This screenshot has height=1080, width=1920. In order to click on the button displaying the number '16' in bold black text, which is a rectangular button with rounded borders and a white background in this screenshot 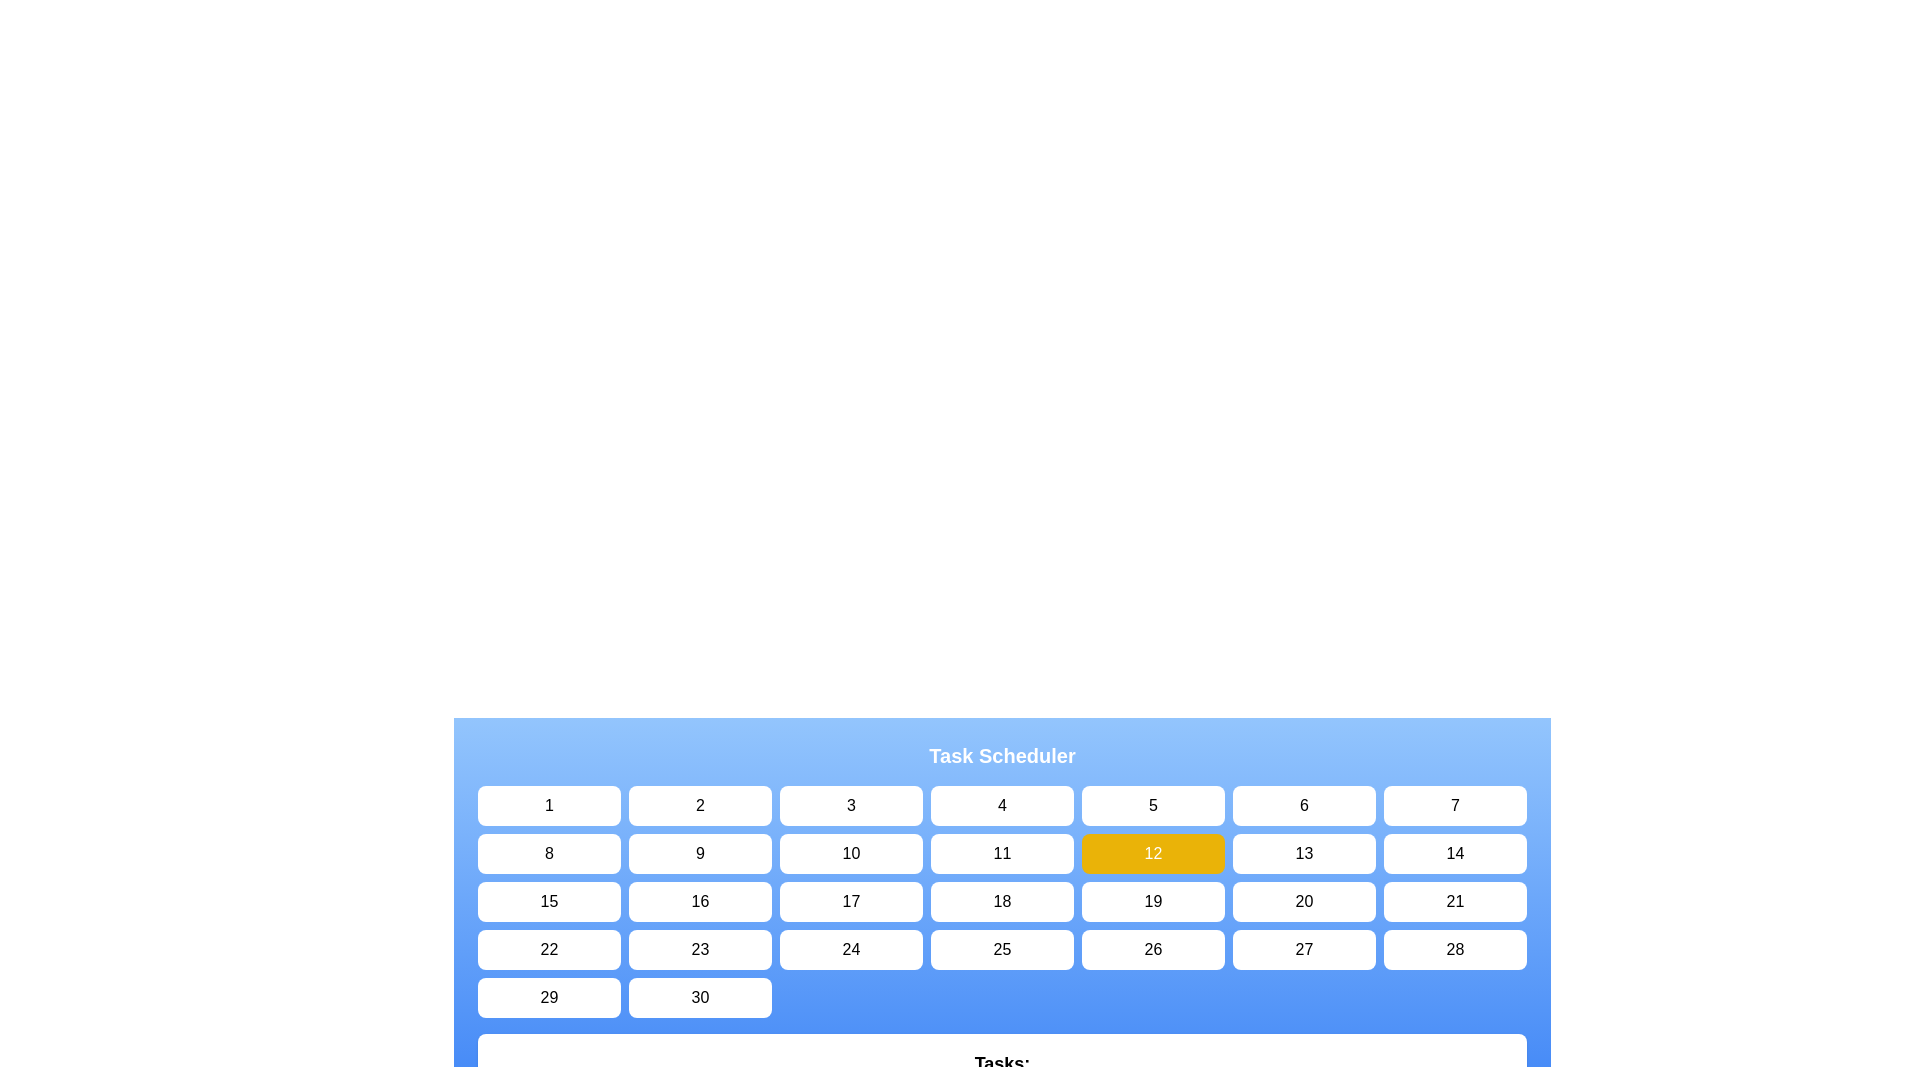, I will do `click(700, 902)`.